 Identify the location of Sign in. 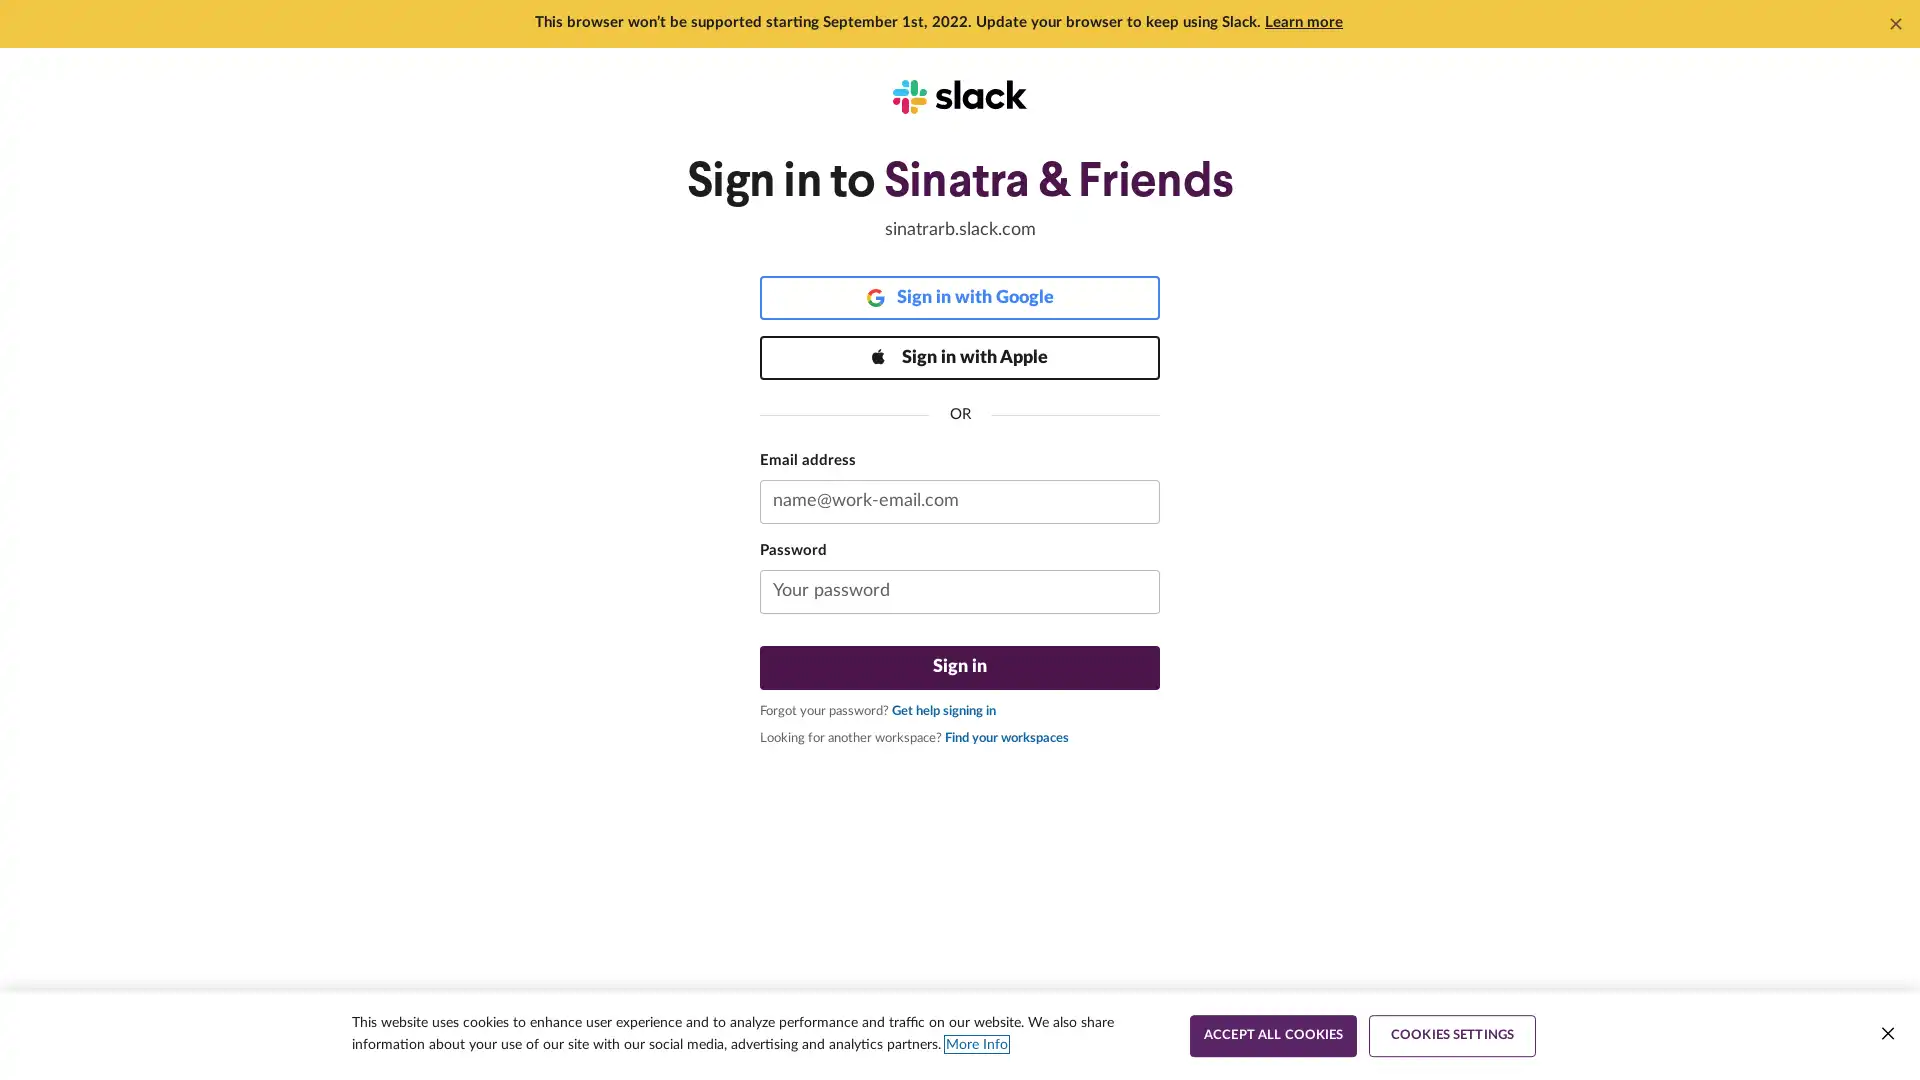
(960, 667).